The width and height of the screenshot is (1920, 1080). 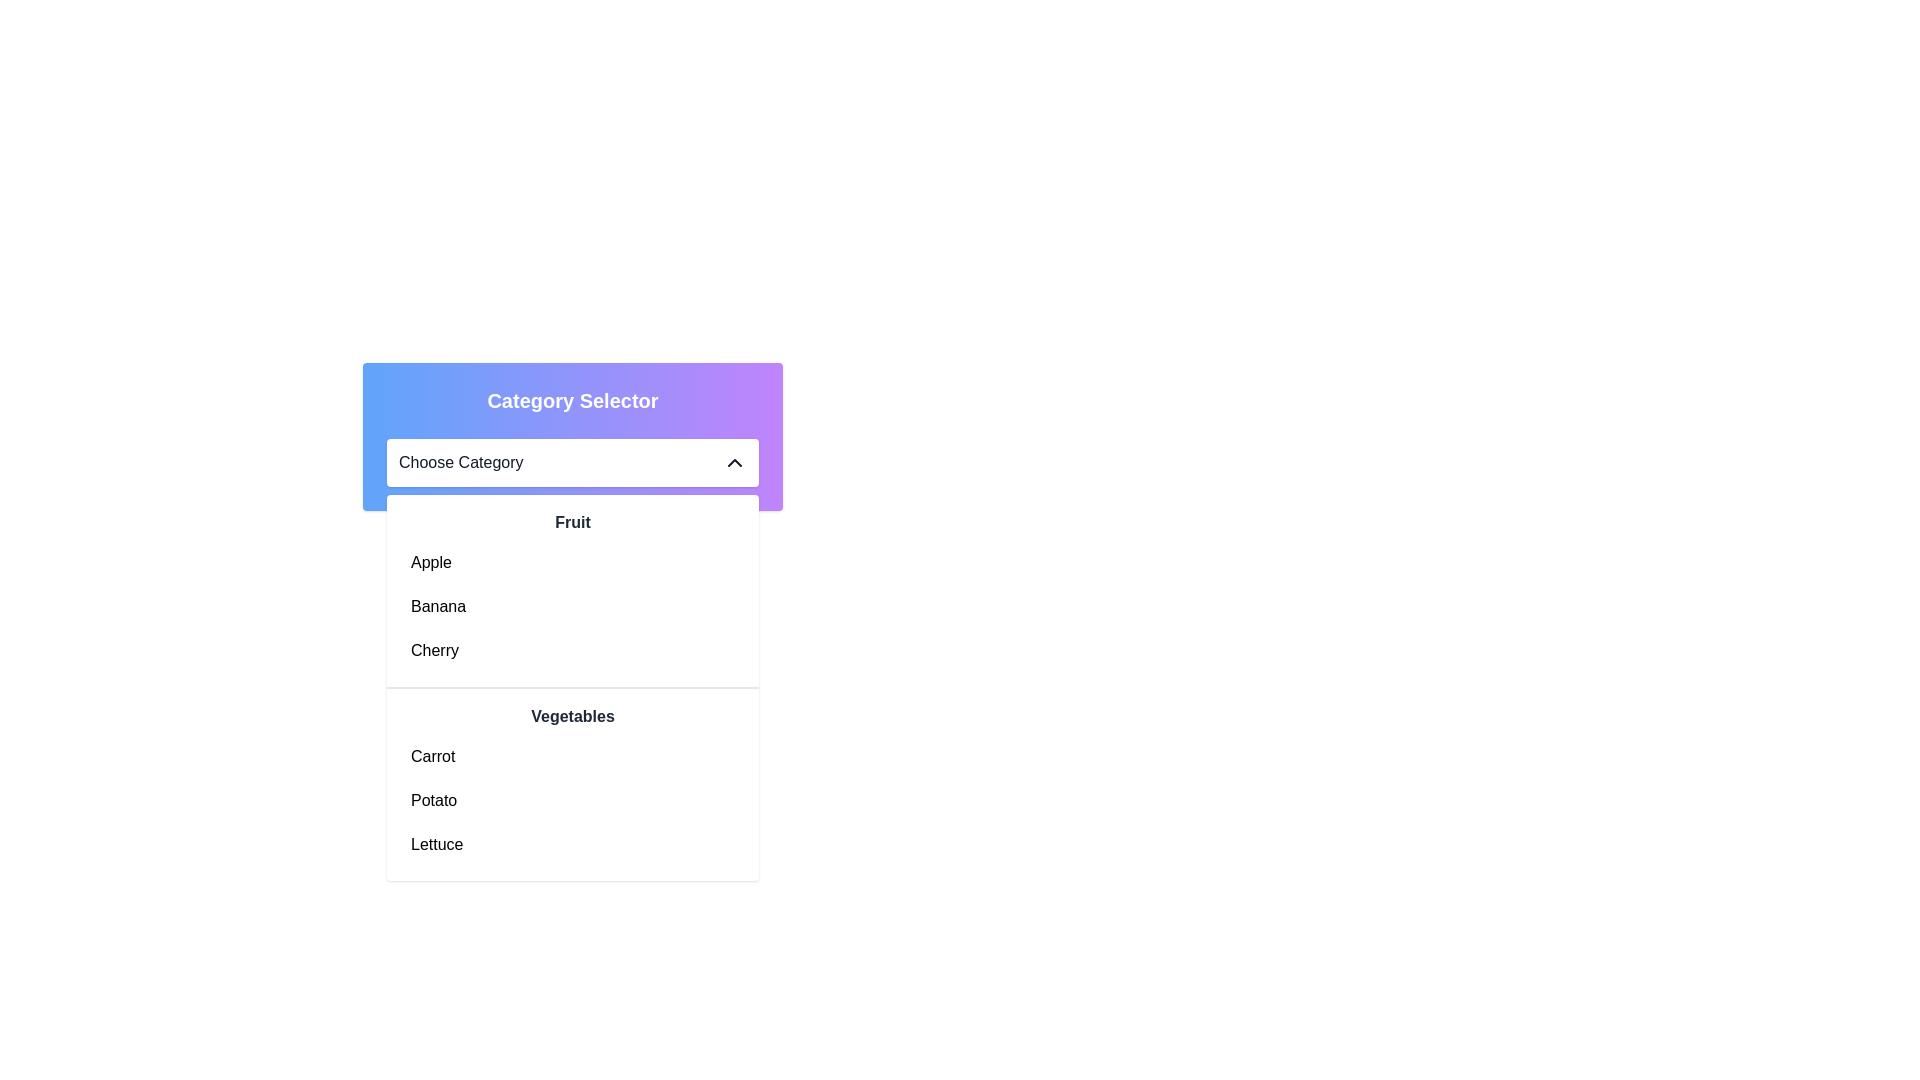 I want to click on the 'Potato' option in the dropdown menu under the 'Vegetables' section, so click(x=433, y=800).